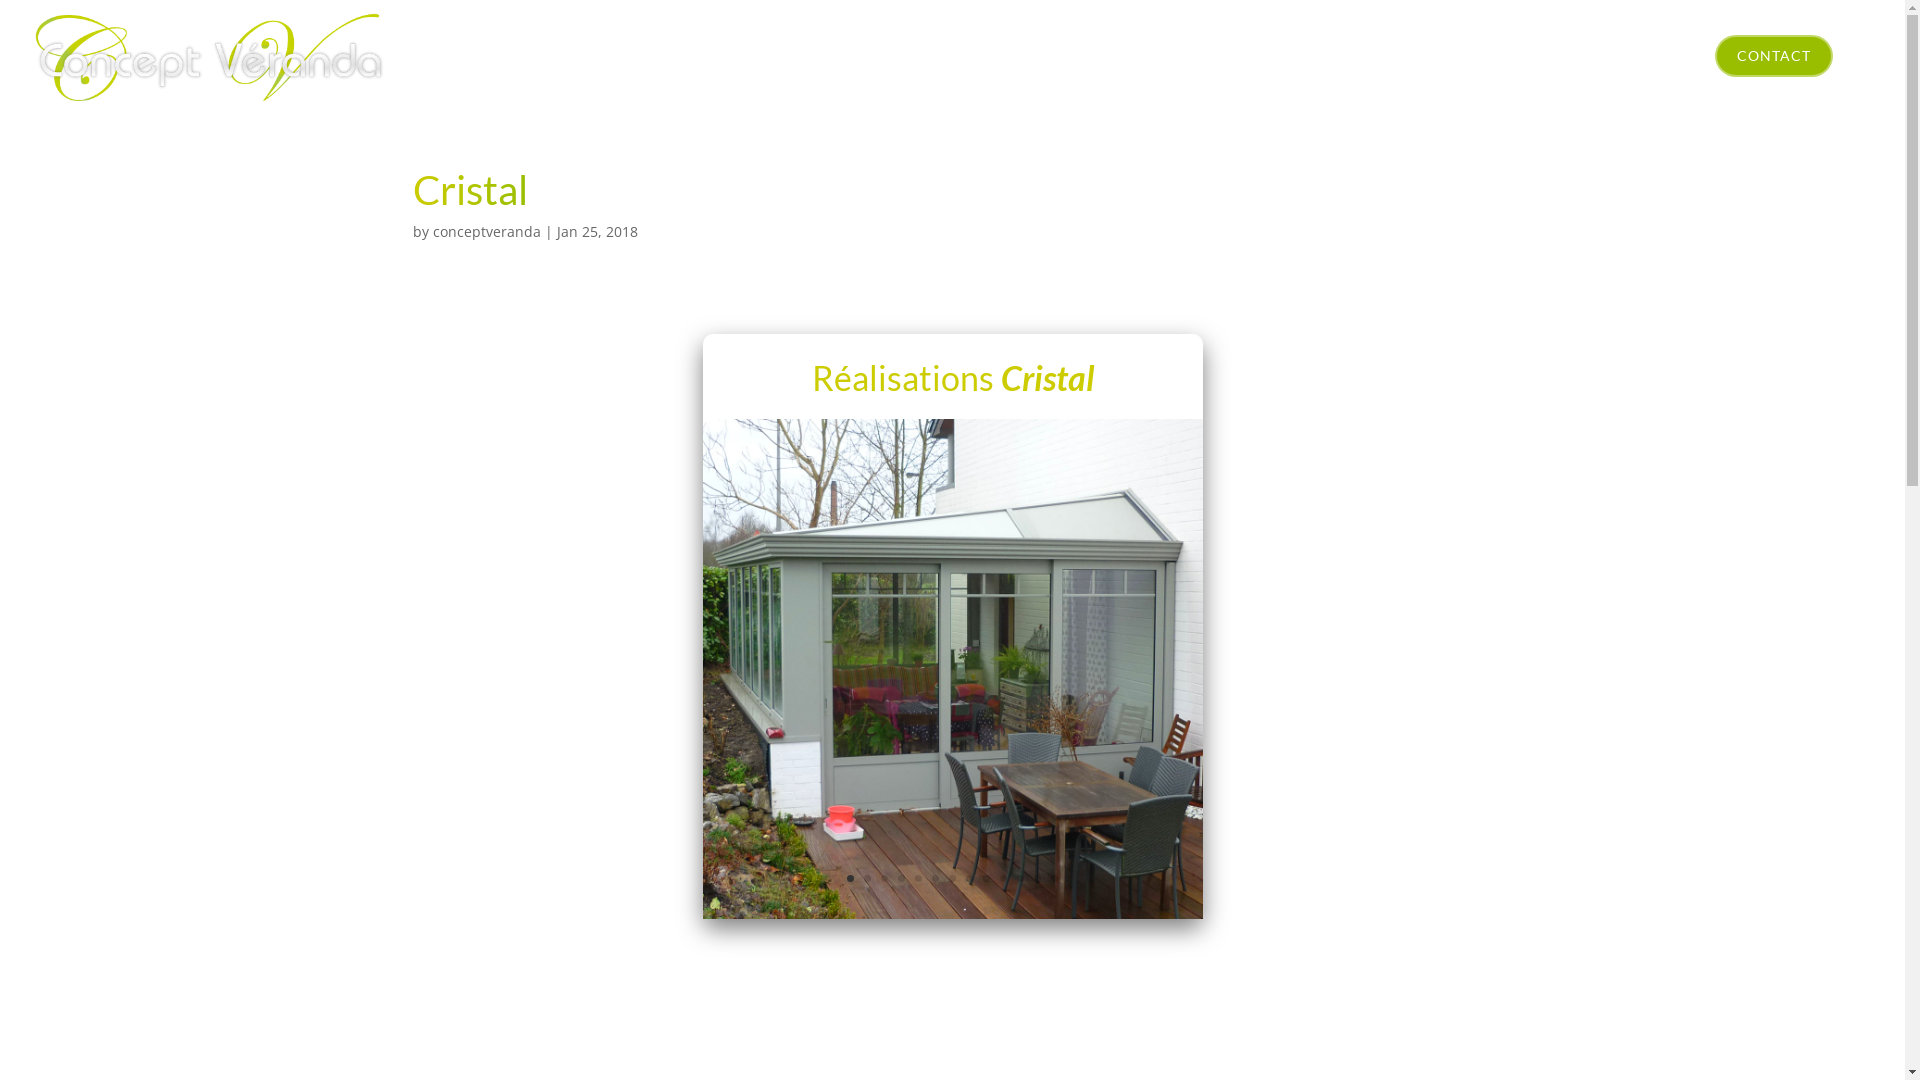 This screenshot has width=1920, height=1080. What do you see at coordinates (969, 877) in the screenshot?
I see `'8'` at bounding box center [969, 877].